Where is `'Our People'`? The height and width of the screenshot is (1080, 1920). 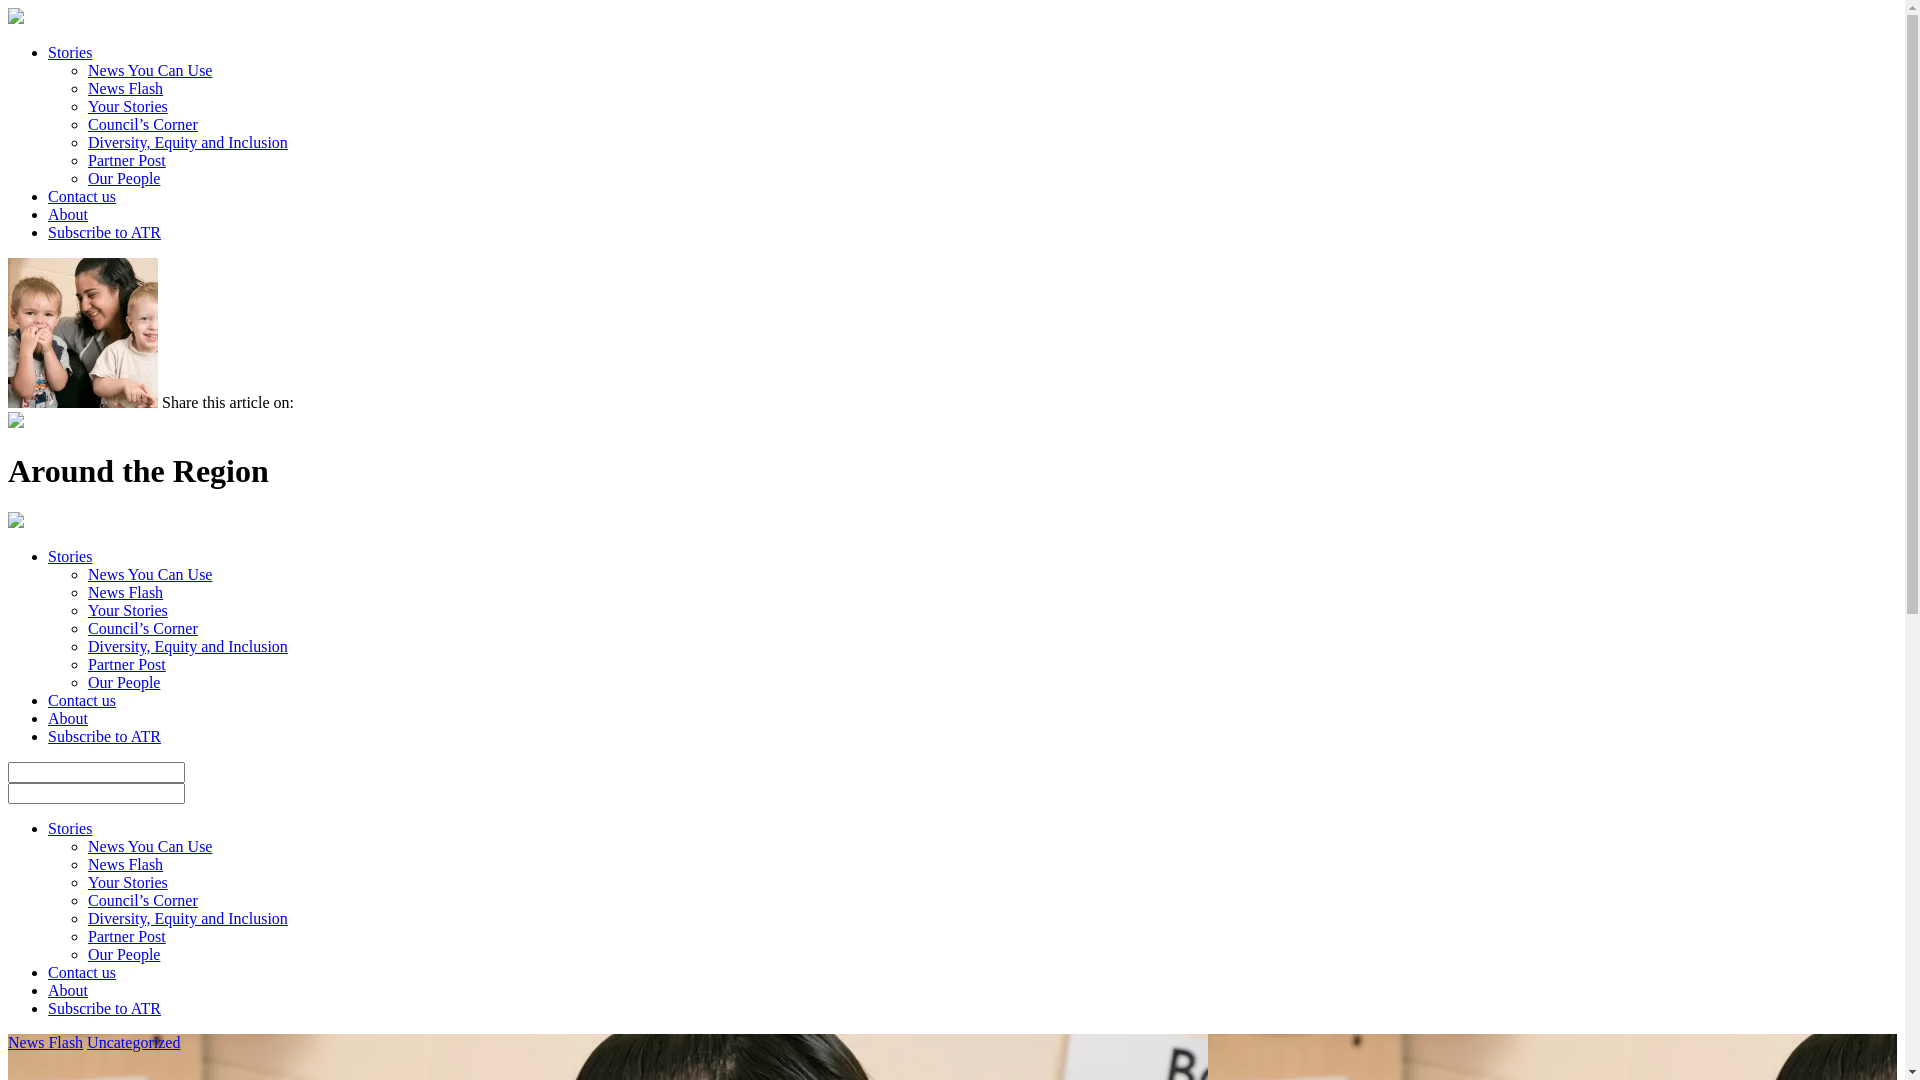 'Our People' is located at coordinates (123, 953).